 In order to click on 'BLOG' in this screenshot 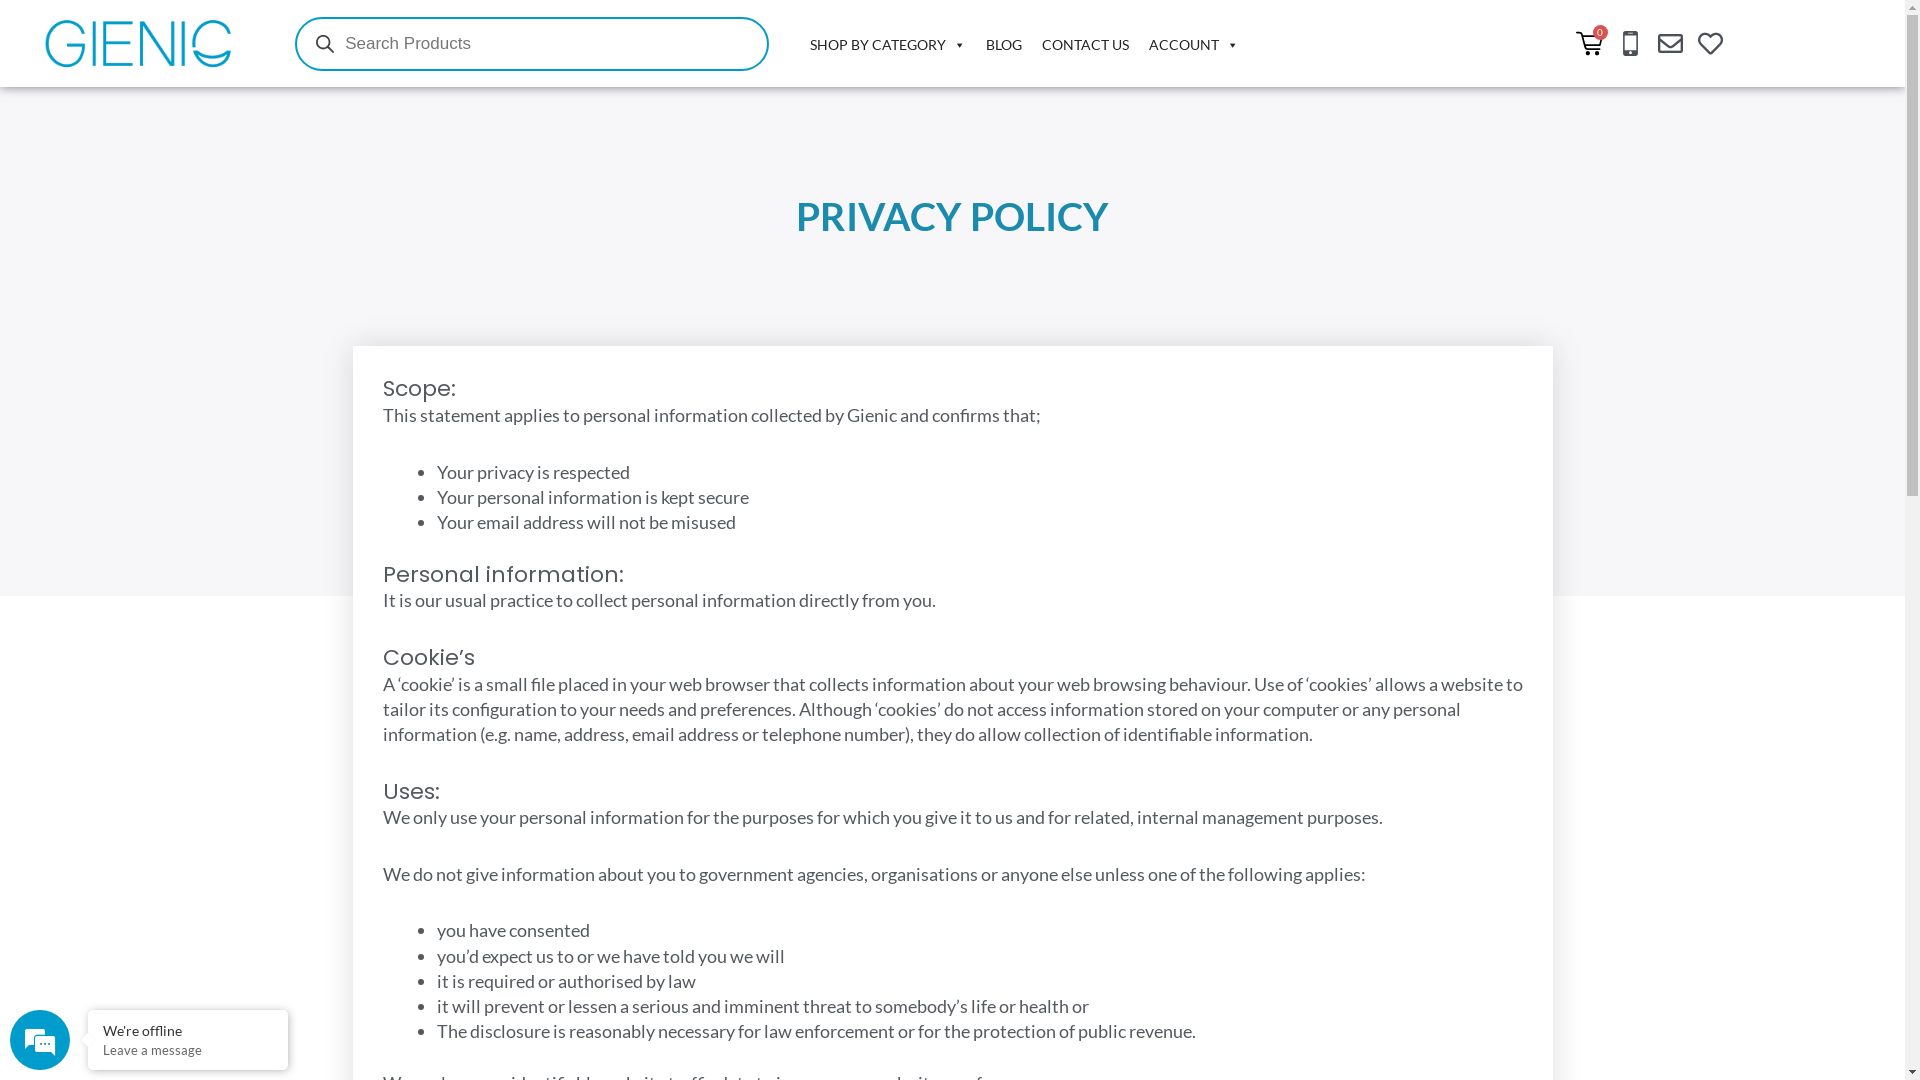, I will do `click(1003, 45)`.